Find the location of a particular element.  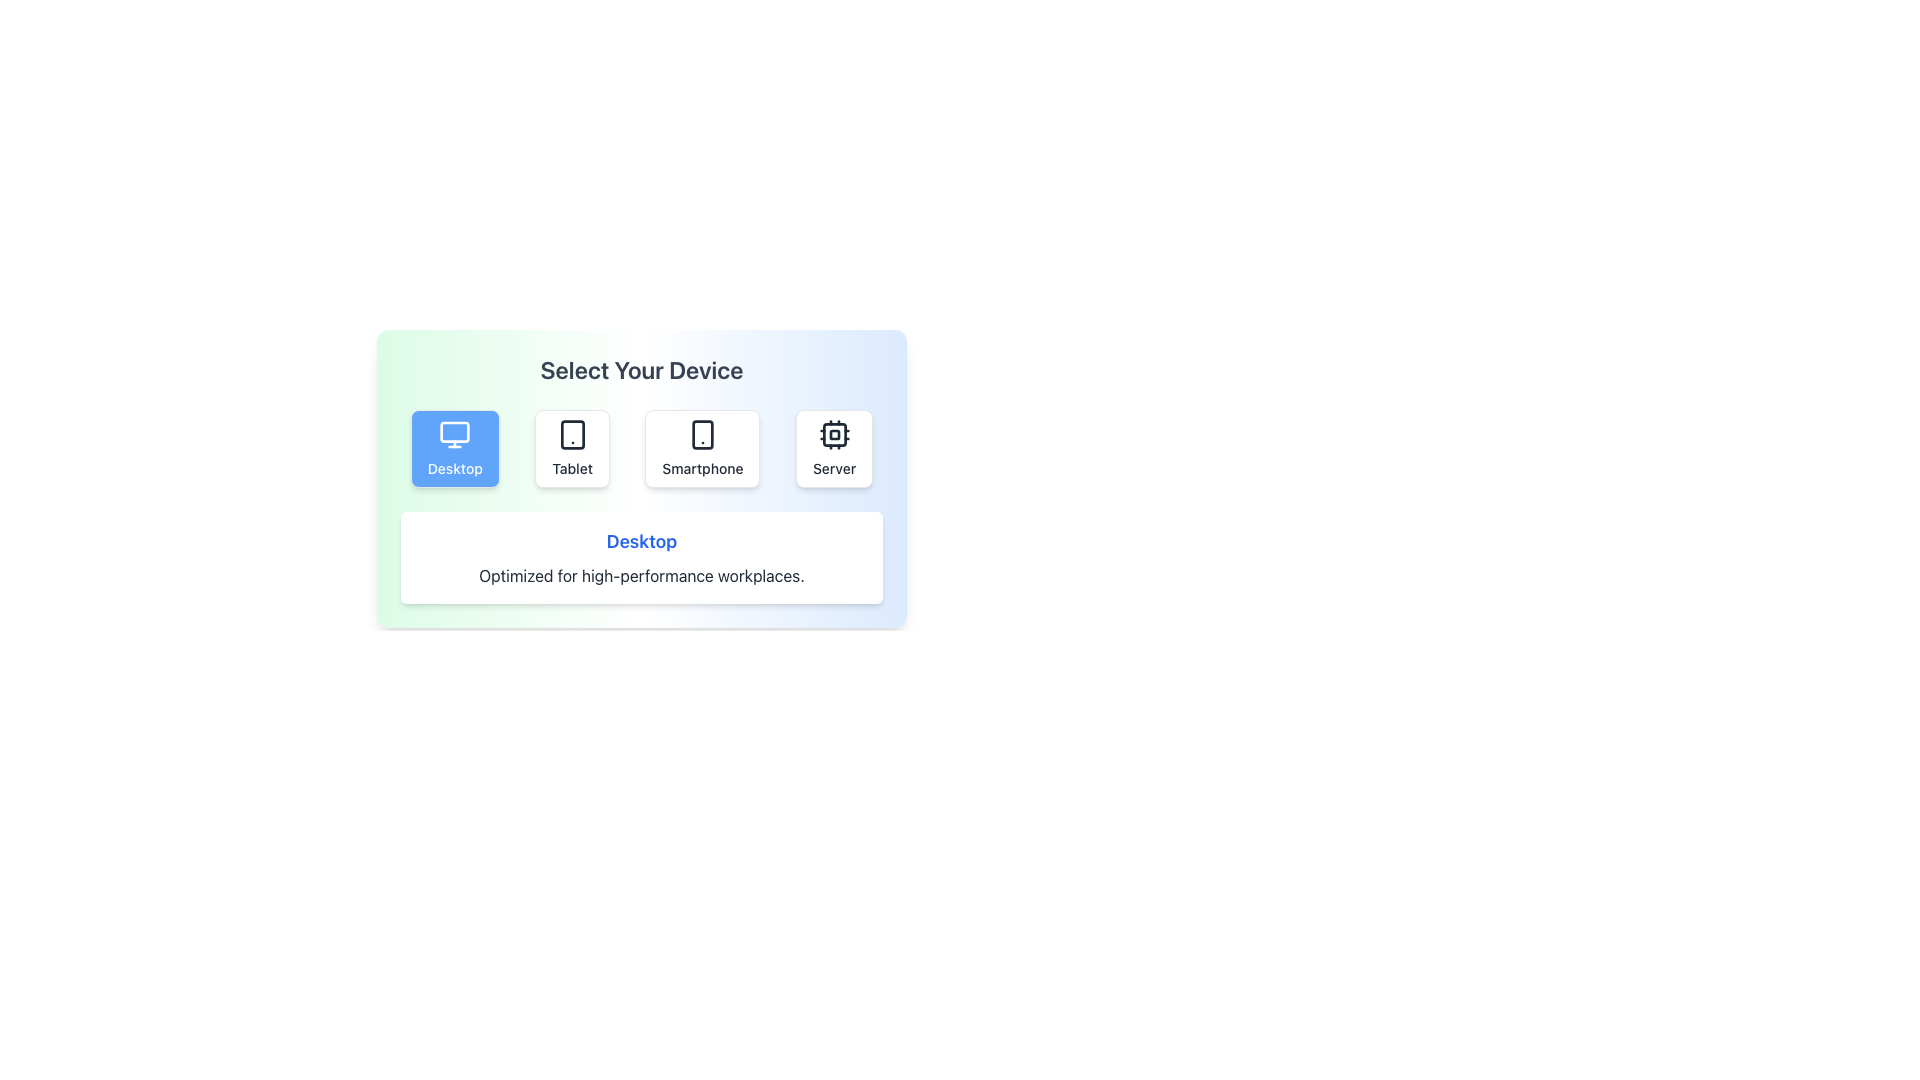

the central rectangular shape inside the 'Tablet' icon, which is the second device option in the group of four device icons under the heading 'Select Your Device' is located at coordinates (571, 434).